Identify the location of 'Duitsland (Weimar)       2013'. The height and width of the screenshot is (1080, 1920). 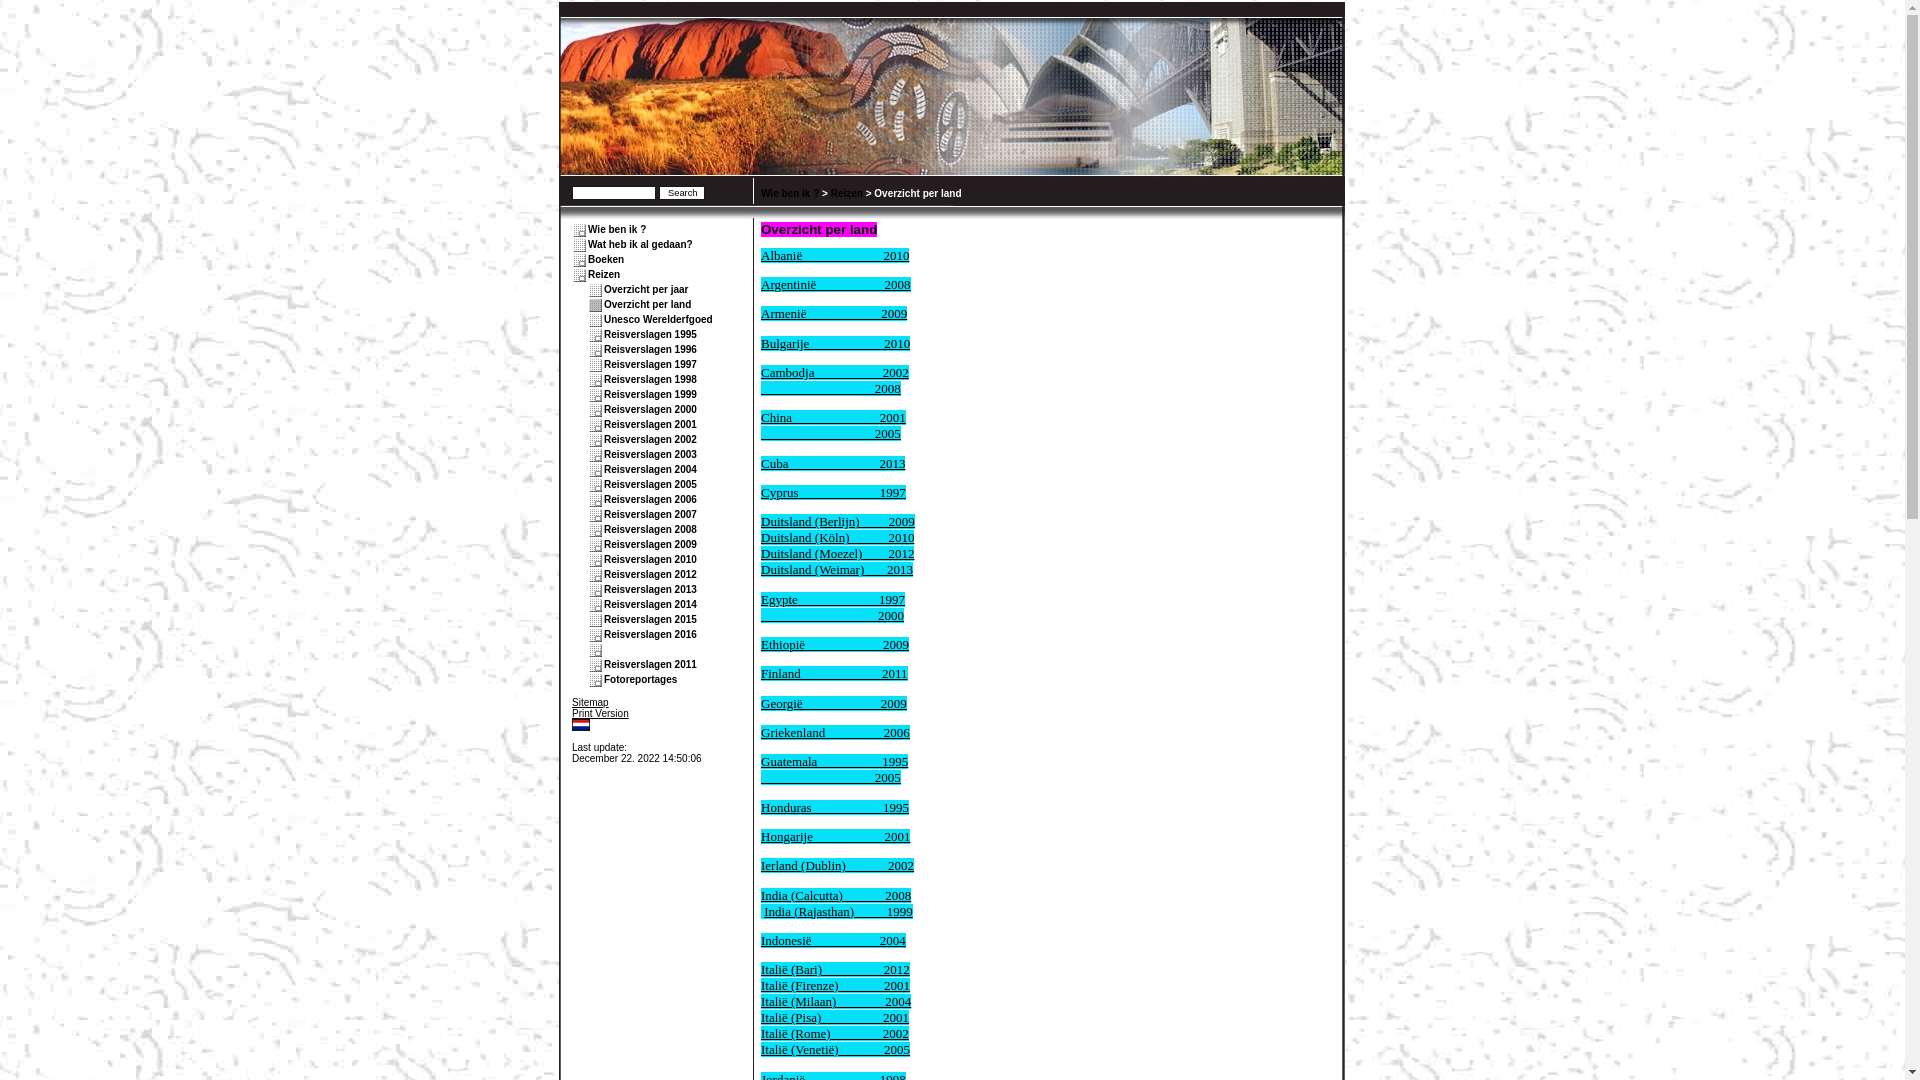
(760, 569).